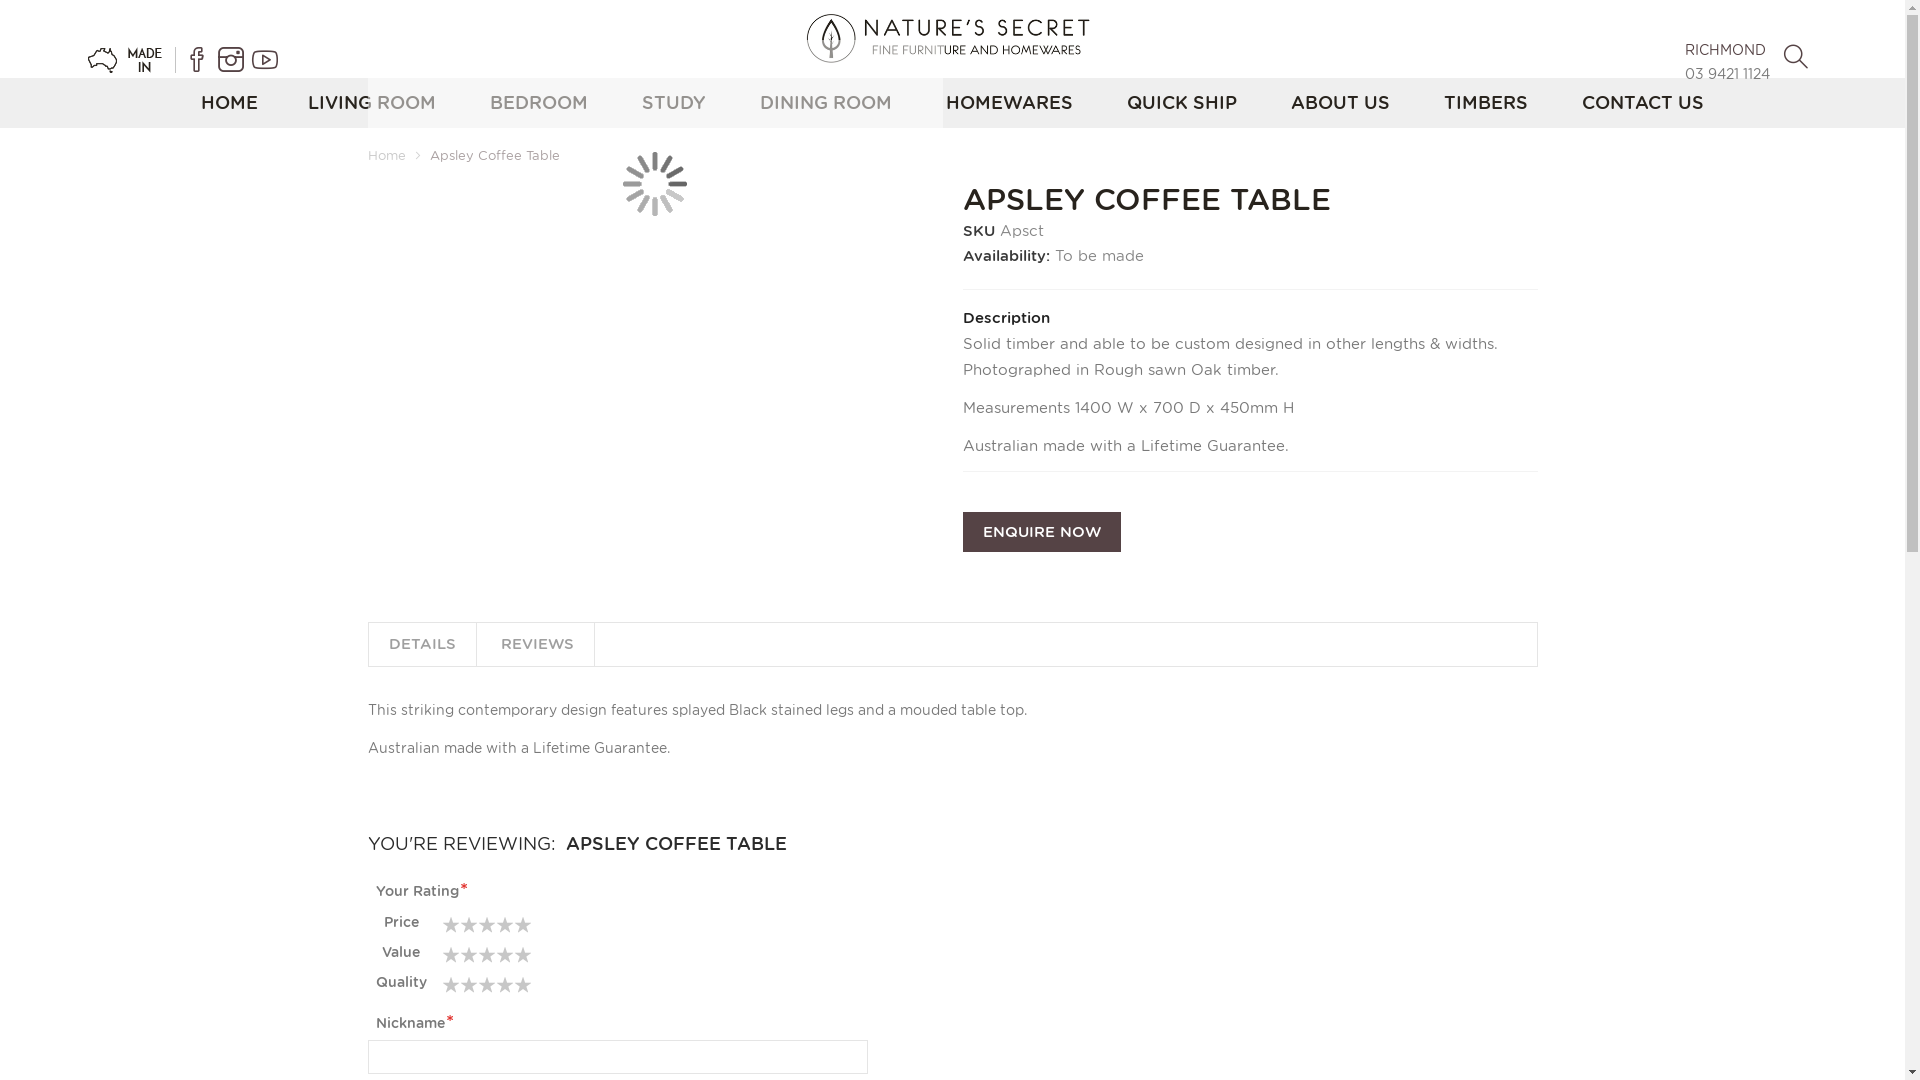  Describe the element at coordinates (1009, 103) in the screenshot. I see `'HOMEWARES'` at that location.